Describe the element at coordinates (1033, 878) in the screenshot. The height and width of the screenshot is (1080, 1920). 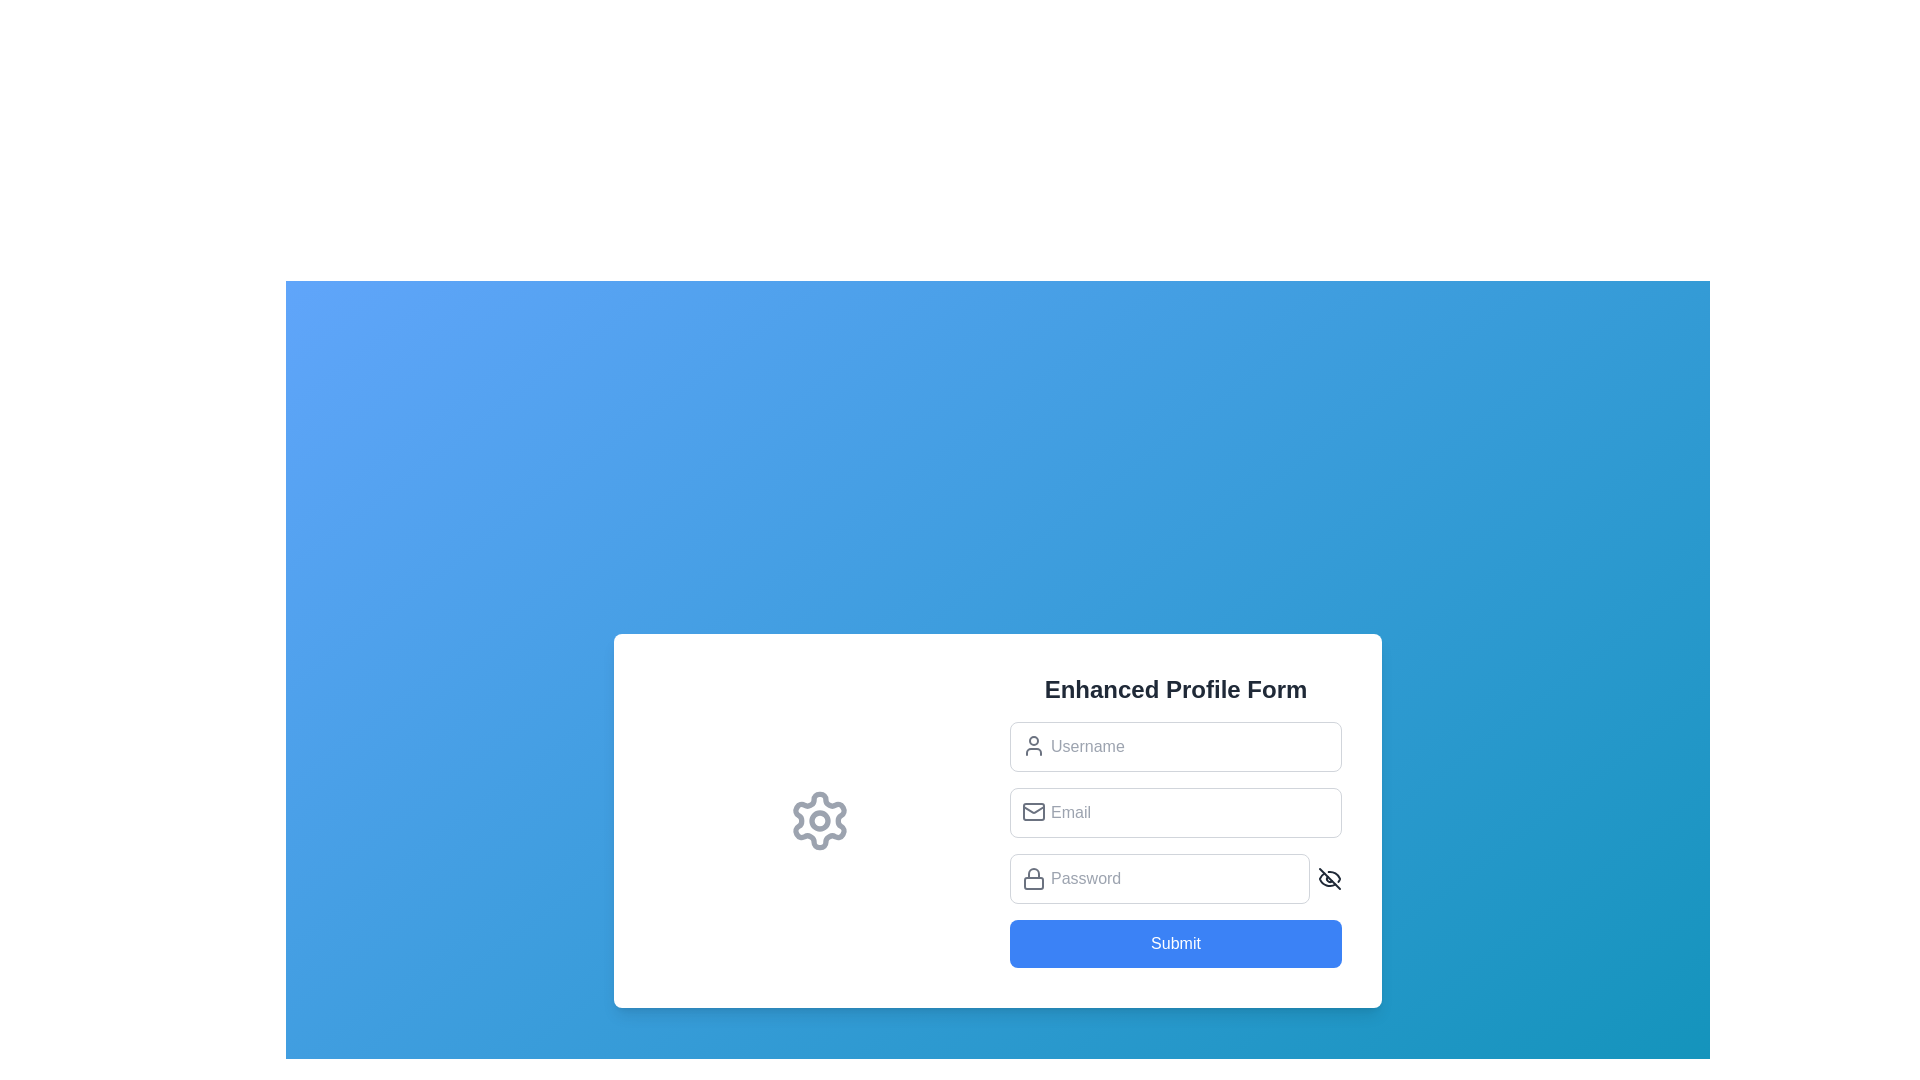
I see `the grey lock icon located inside the password input field, positioned to the left of the placeholder text 'Password'` at that location.